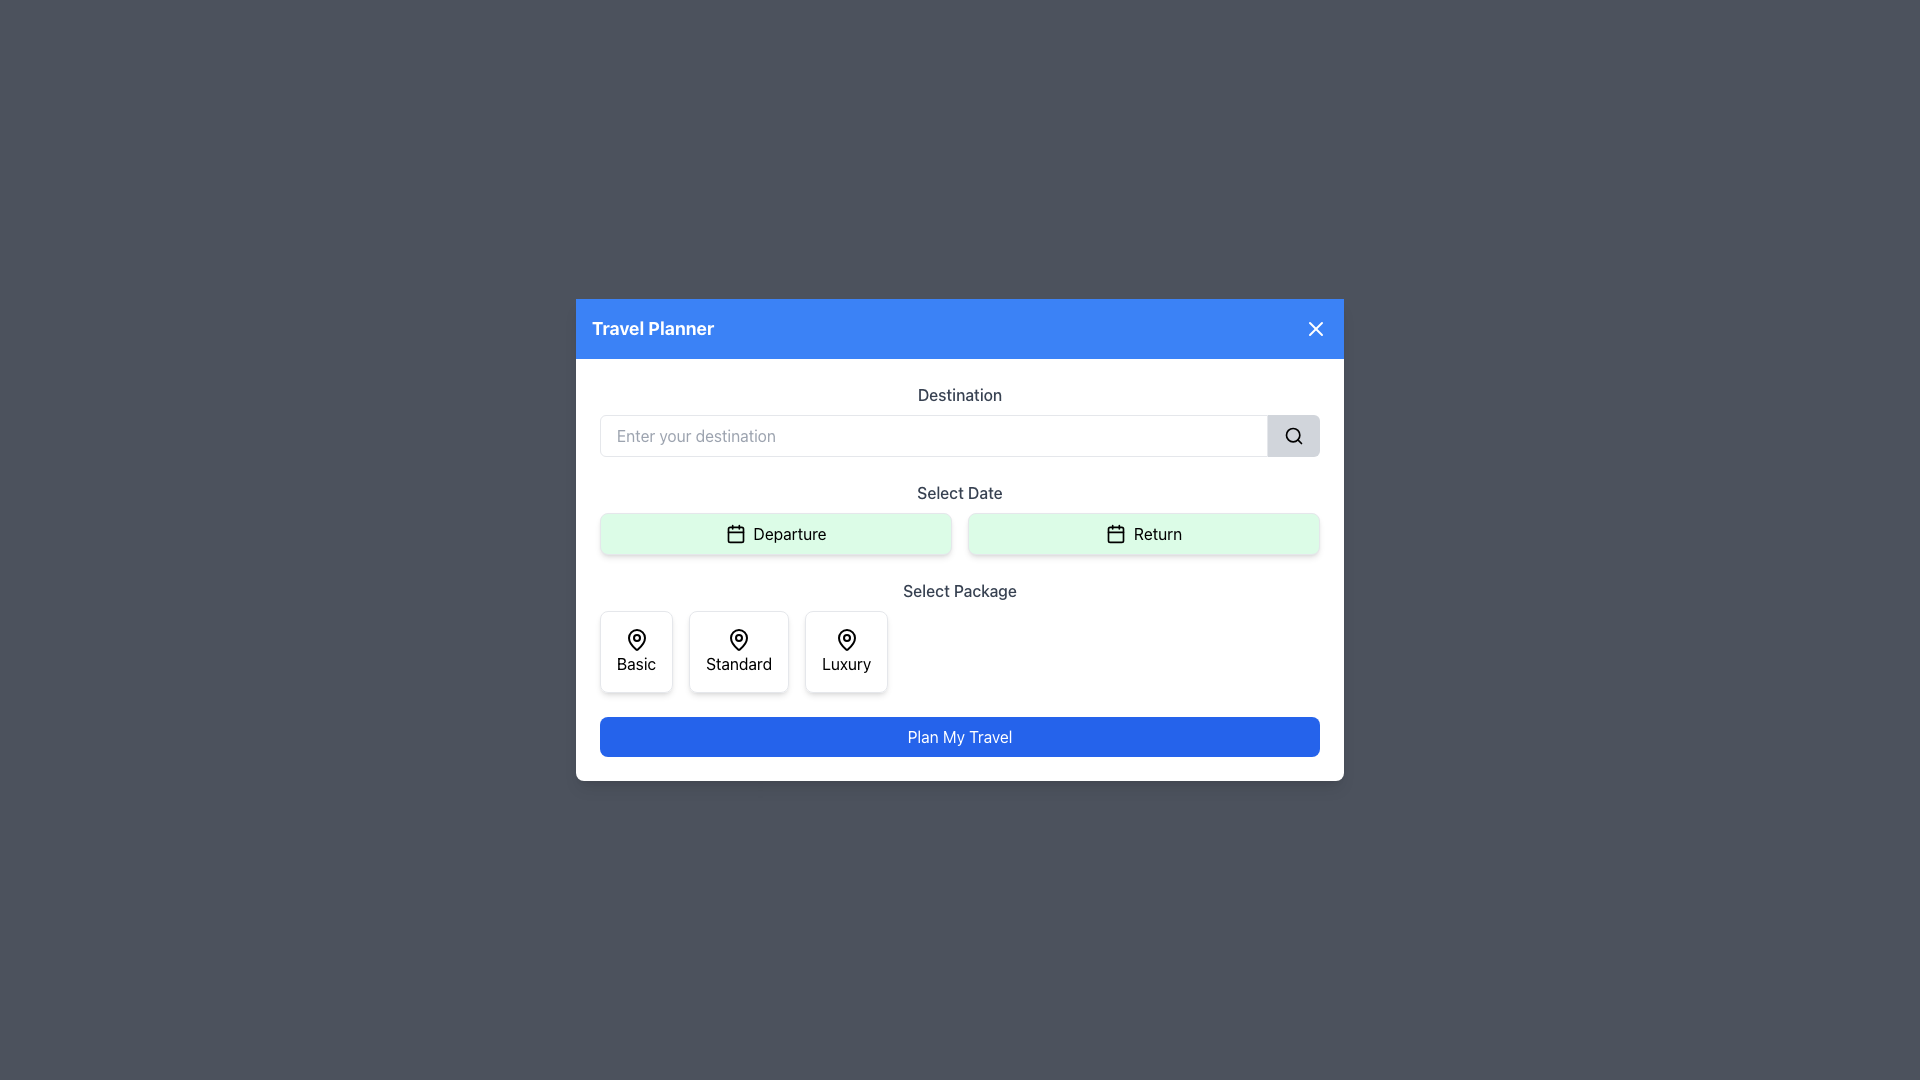 This screenshot has height=1080, width=1920. Describe the element at coordinates (734, 532) in the screenshot. I see `the calendar icon located to the left of the 'Departure' text in the Select Date section of the form` at that location.